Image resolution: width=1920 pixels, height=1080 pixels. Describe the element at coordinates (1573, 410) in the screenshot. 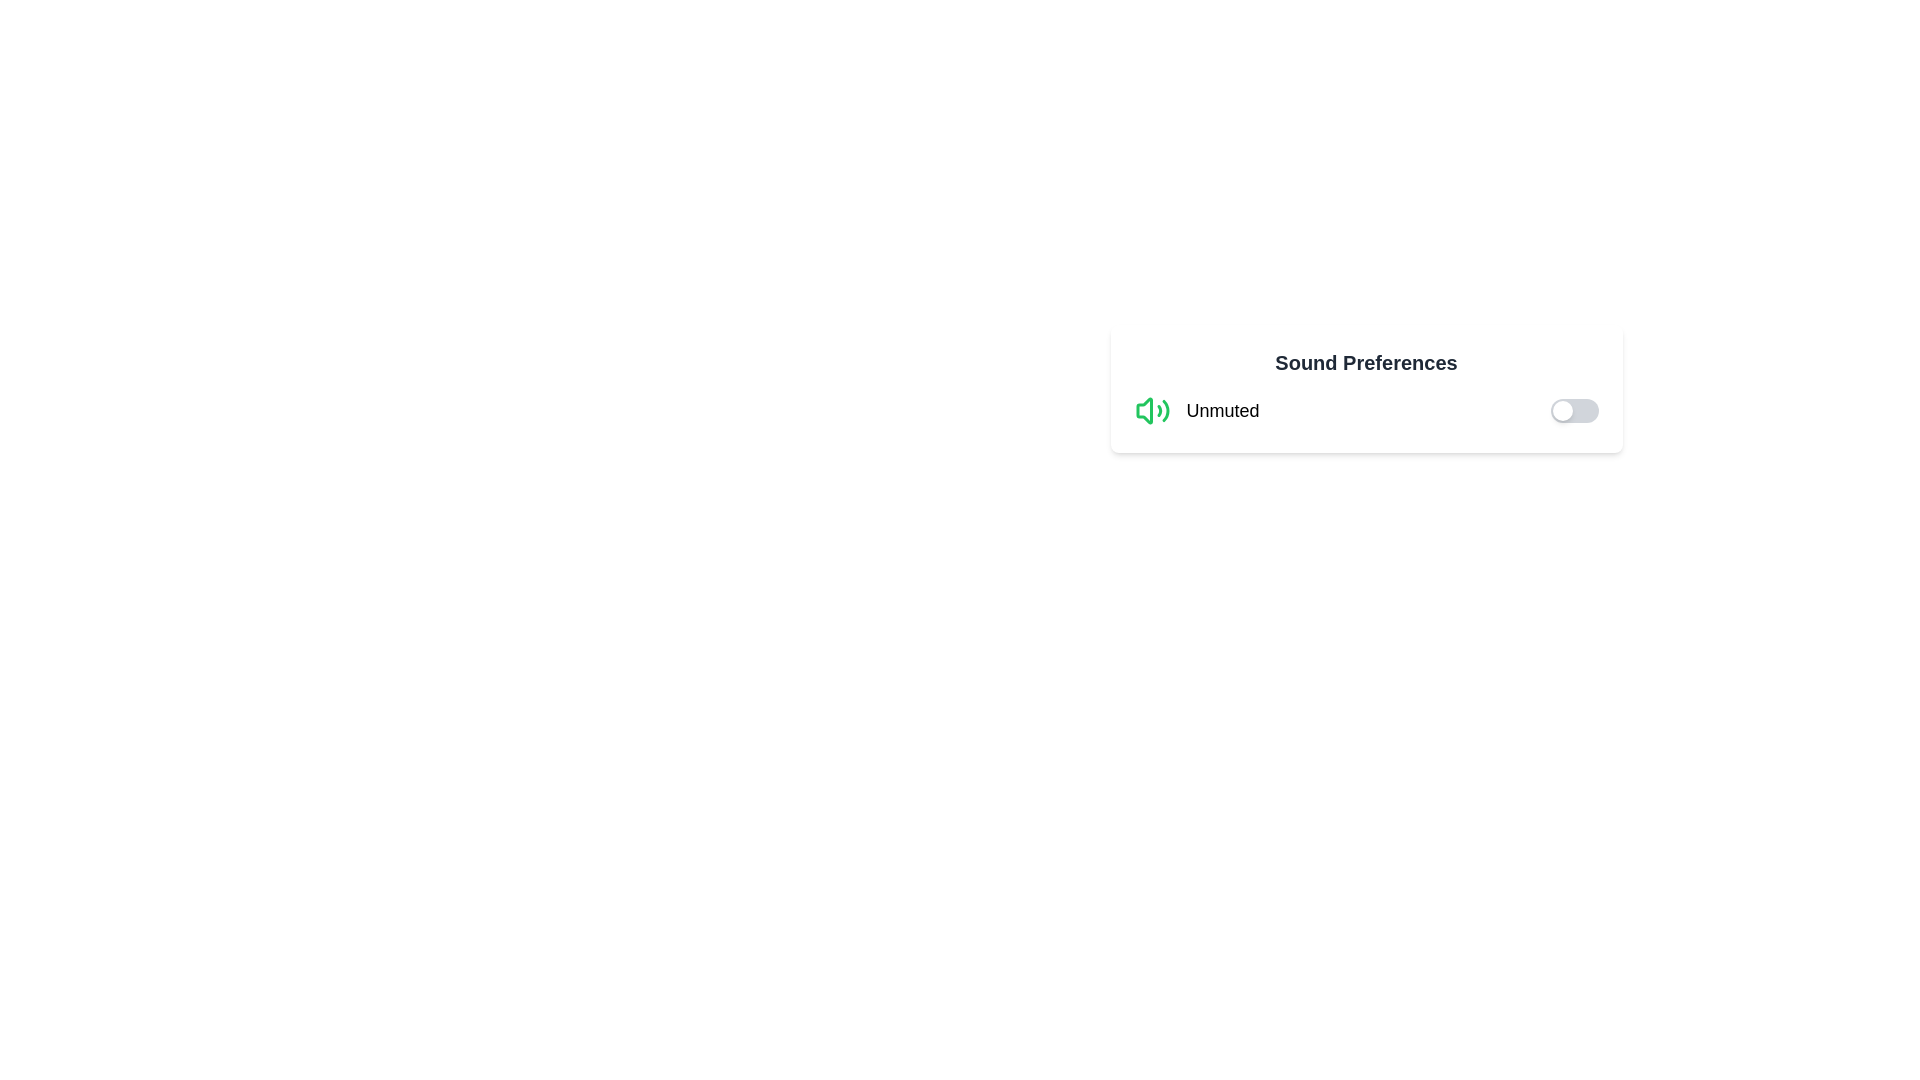

I see `the toggle switch for sound settings, which is visually distinct and located to the far right of the 'Sound Preferences' panel` at that location.